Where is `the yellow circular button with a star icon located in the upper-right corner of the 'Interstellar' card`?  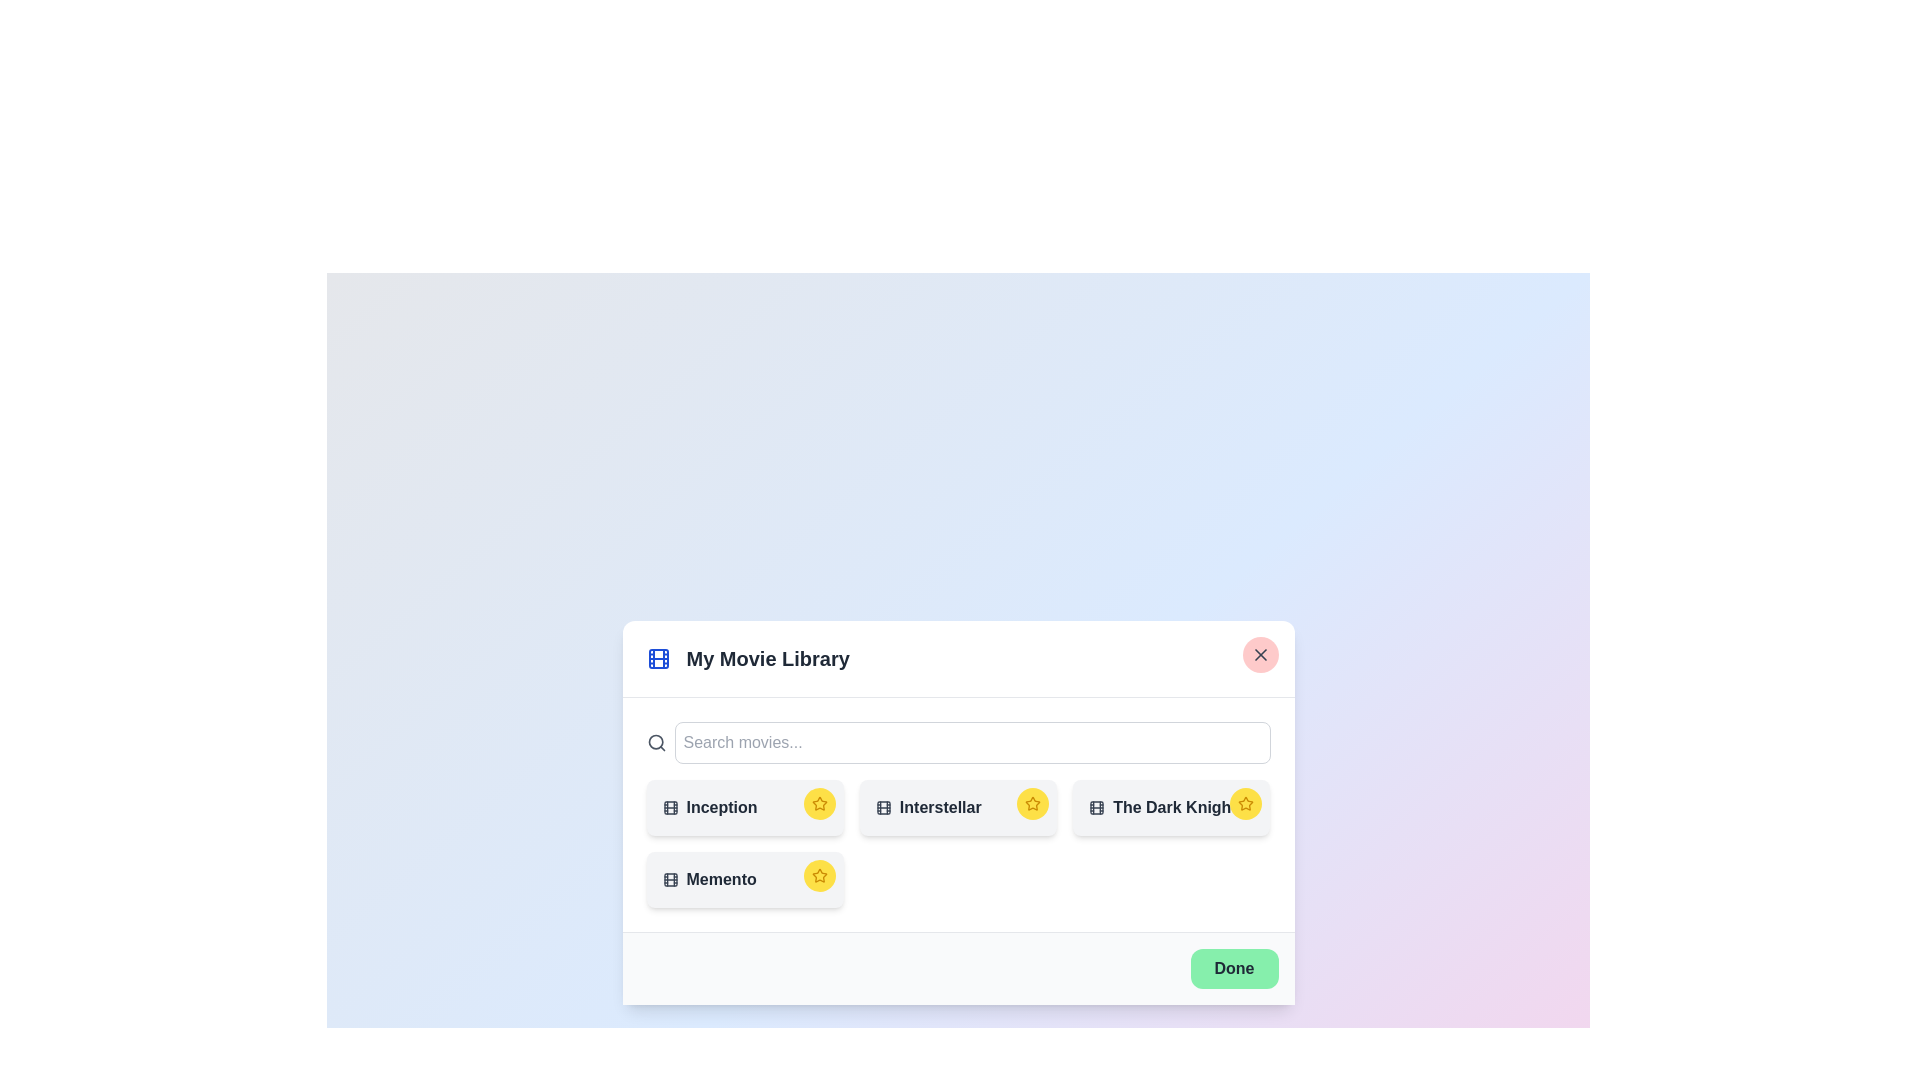 the yellow circular button with a star icon located in the upper-right corner of the 'Interstellar' card is located at coordinates (1033, 802).